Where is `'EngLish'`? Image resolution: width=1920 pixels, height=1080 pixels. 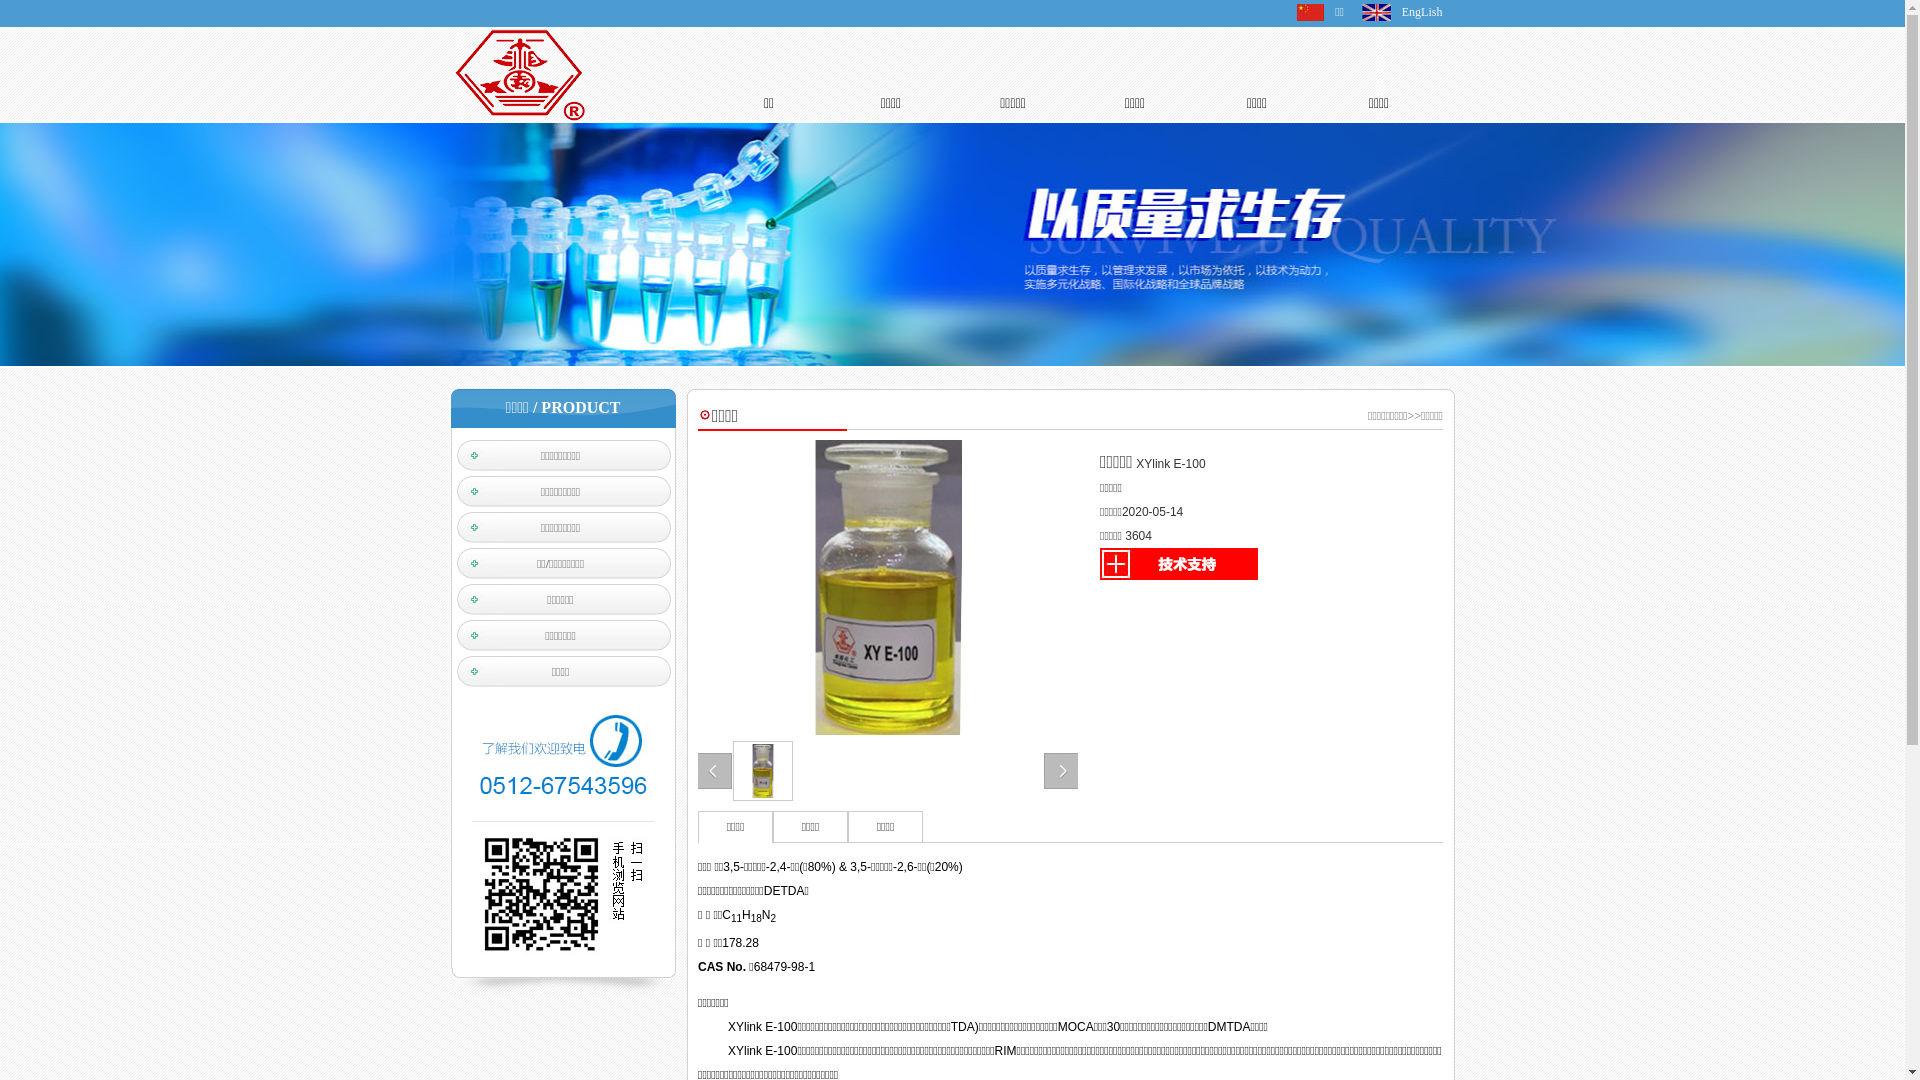 'EngLish' is located at coordinates (1400, 11).